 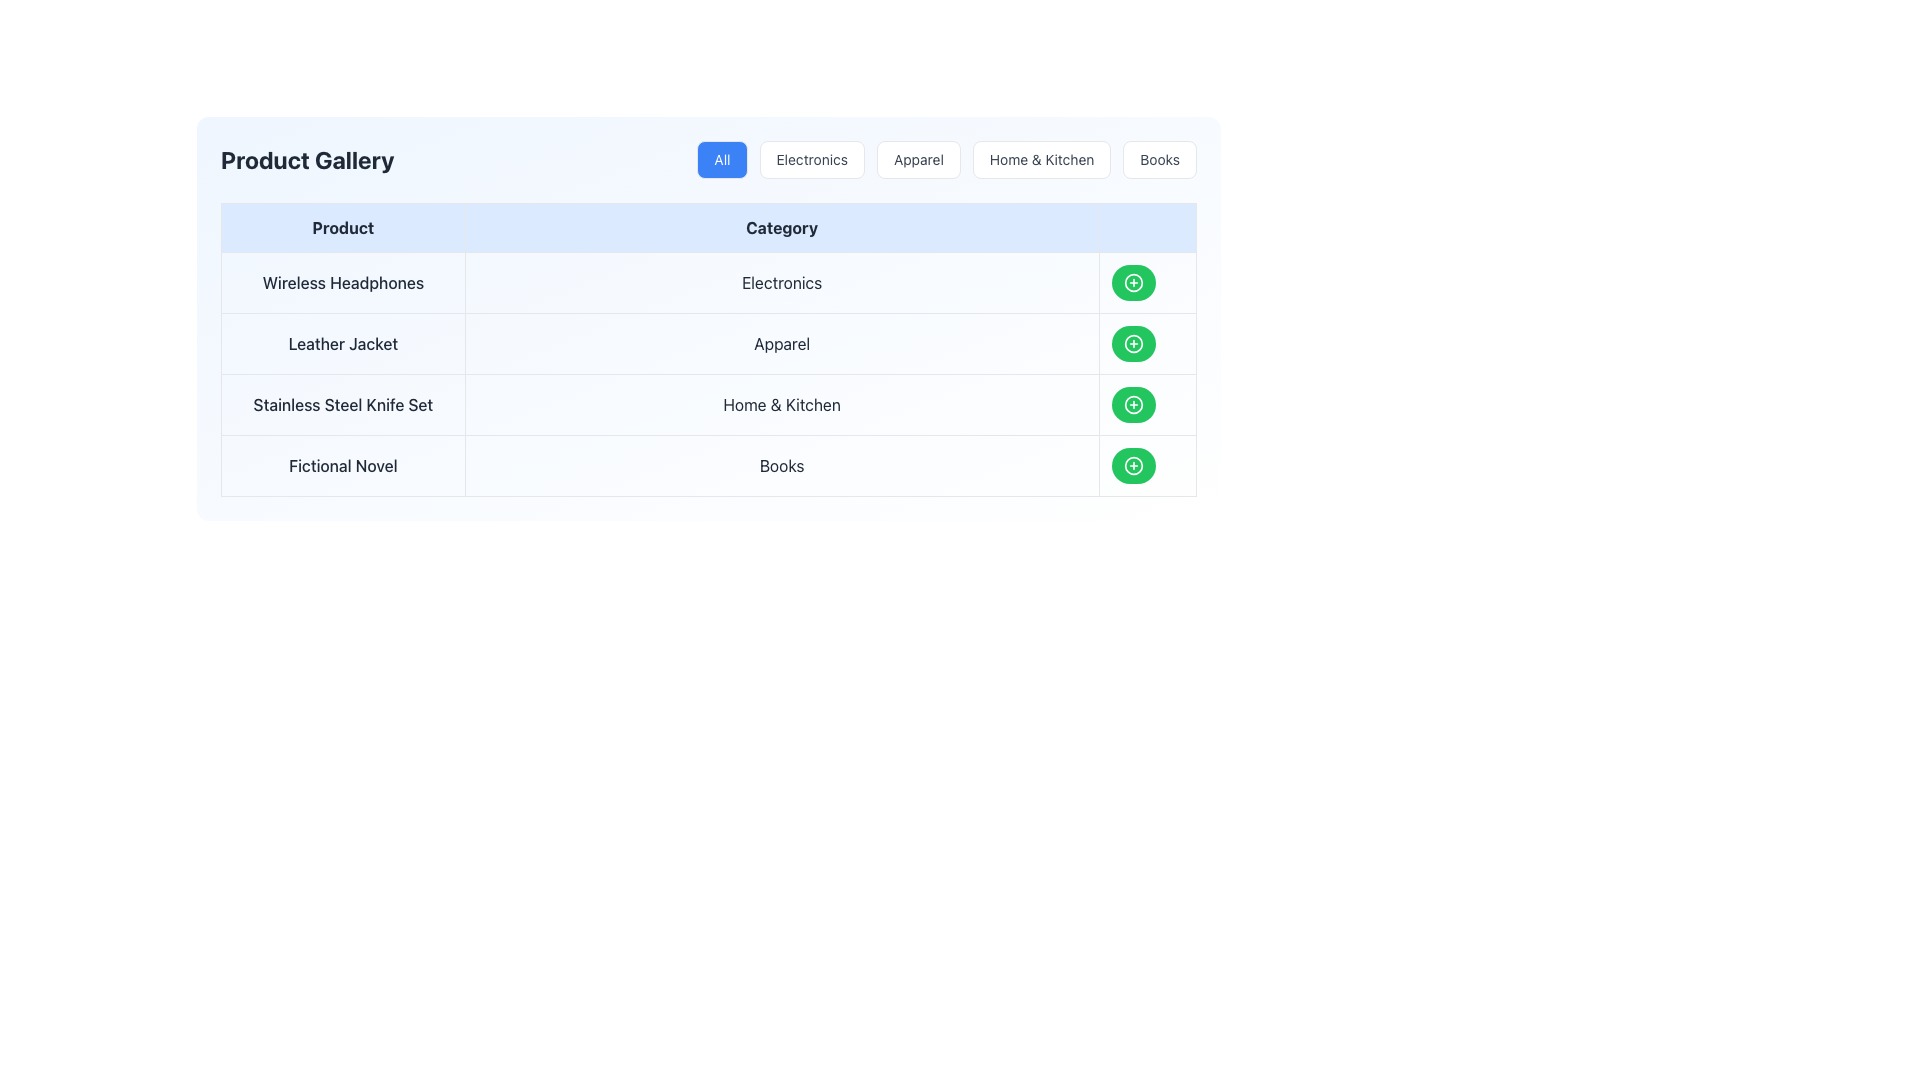 I want to click on the add-to button located in the last row of the table under the 'Category' column for the 'Home & Kitchen' product category, so click(x=1133, y=405).